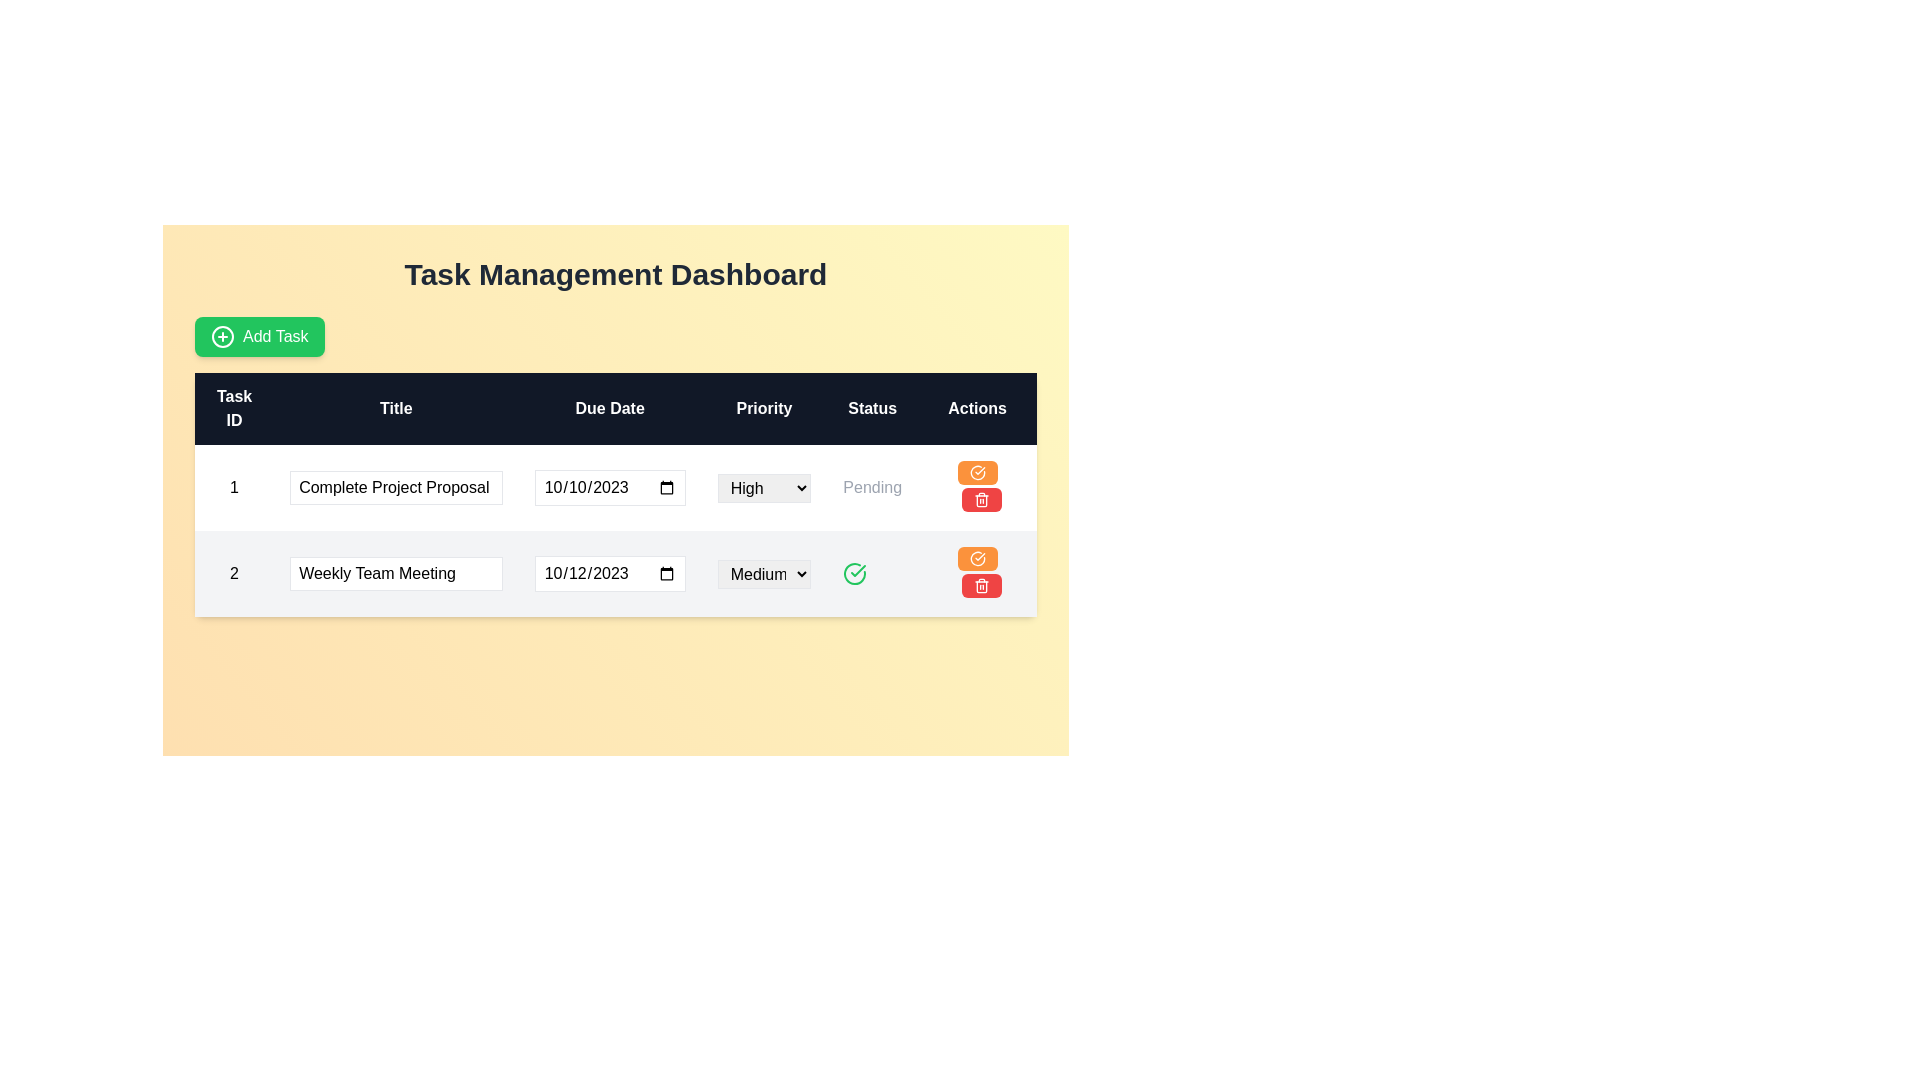 Image resolution: width=1920 pixels, height=1080 pixels. I want to click on the 'Actions' text label in the header of the task management dashboard table, which displays the word 'Actions' in white font on a dark background, so click(977, 407).